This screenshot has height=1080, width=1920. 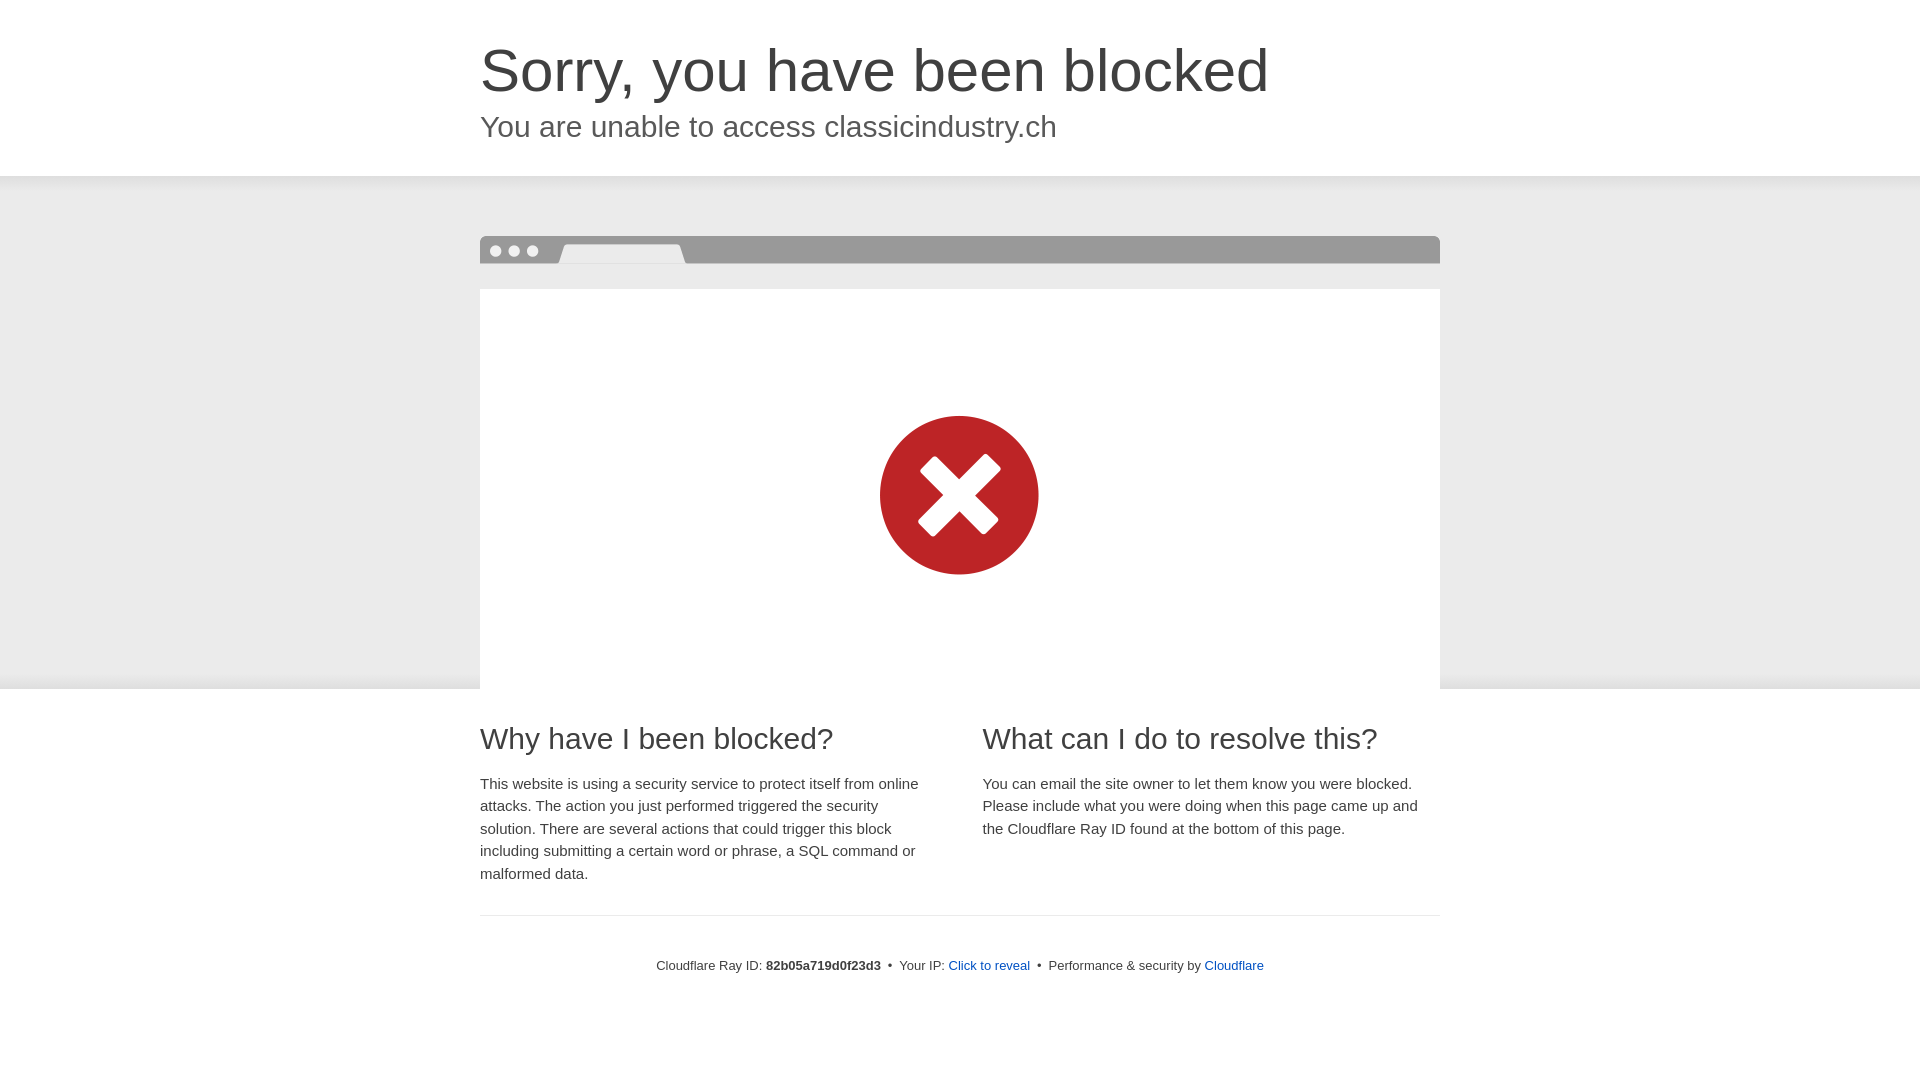 I want to click on 'Click to reveal', so click(x=989, y=964).